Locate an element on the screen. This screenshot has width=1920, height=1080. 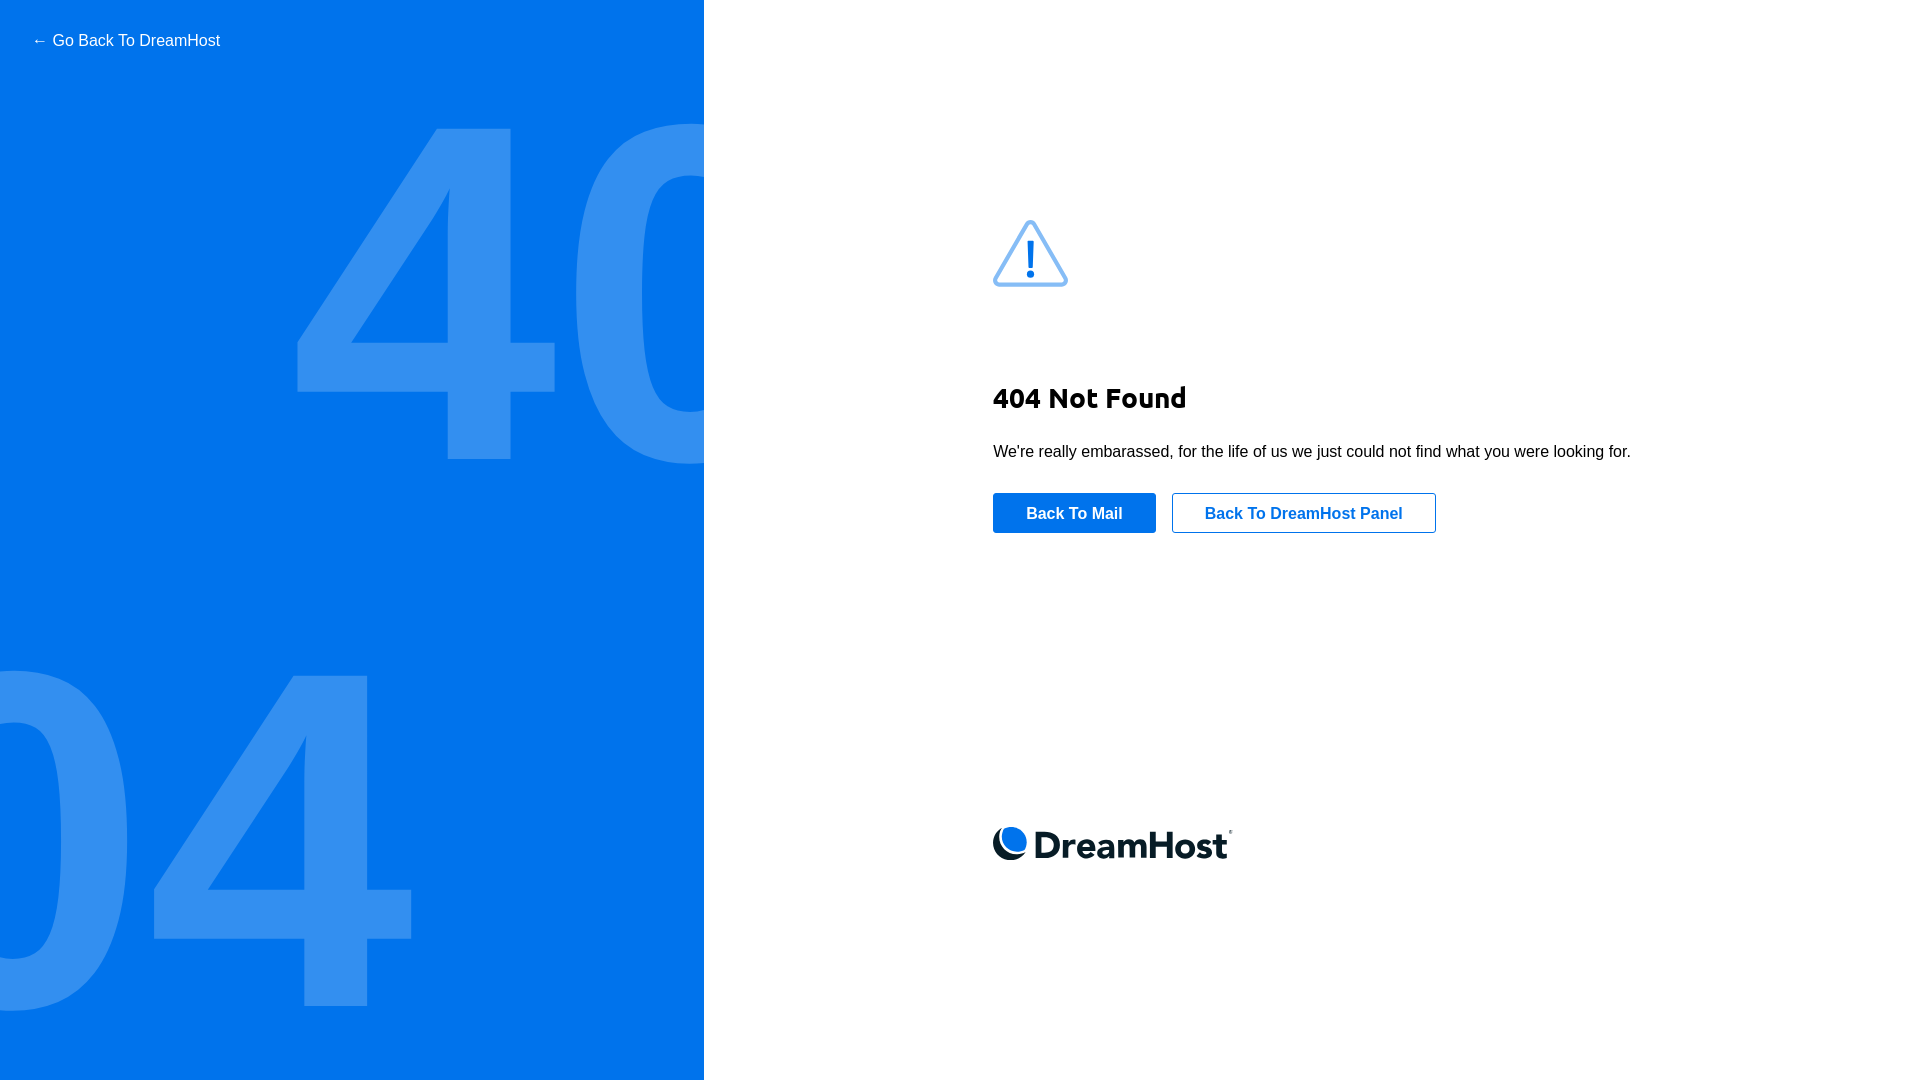
'Back To Mail' is located at coordinates (1073, 512).